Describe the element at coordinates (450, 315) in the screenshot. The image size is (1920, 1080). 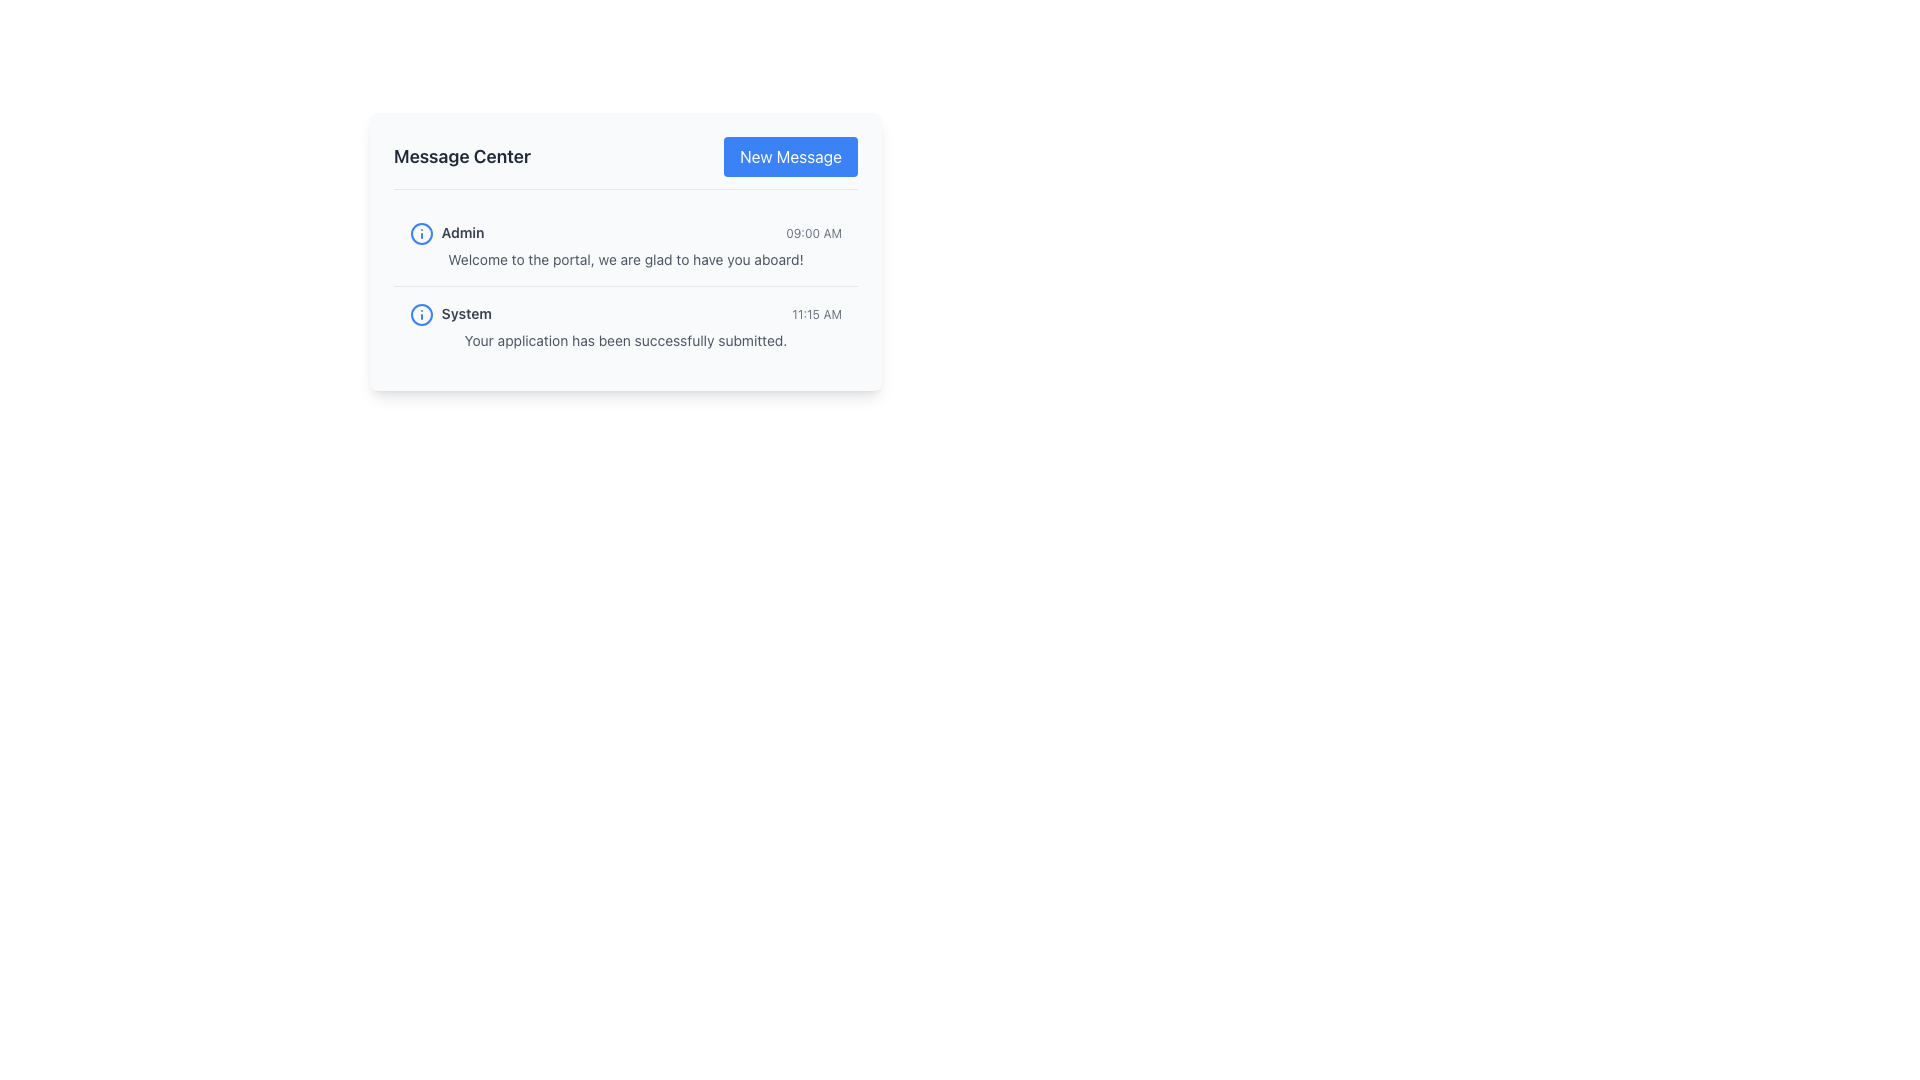
I see `the text label displaying 'System' in small, bold, gray text, located in the middle-left section of the interface, adjacent to an icon with a blue circle containing the letter 'i'` at that location.